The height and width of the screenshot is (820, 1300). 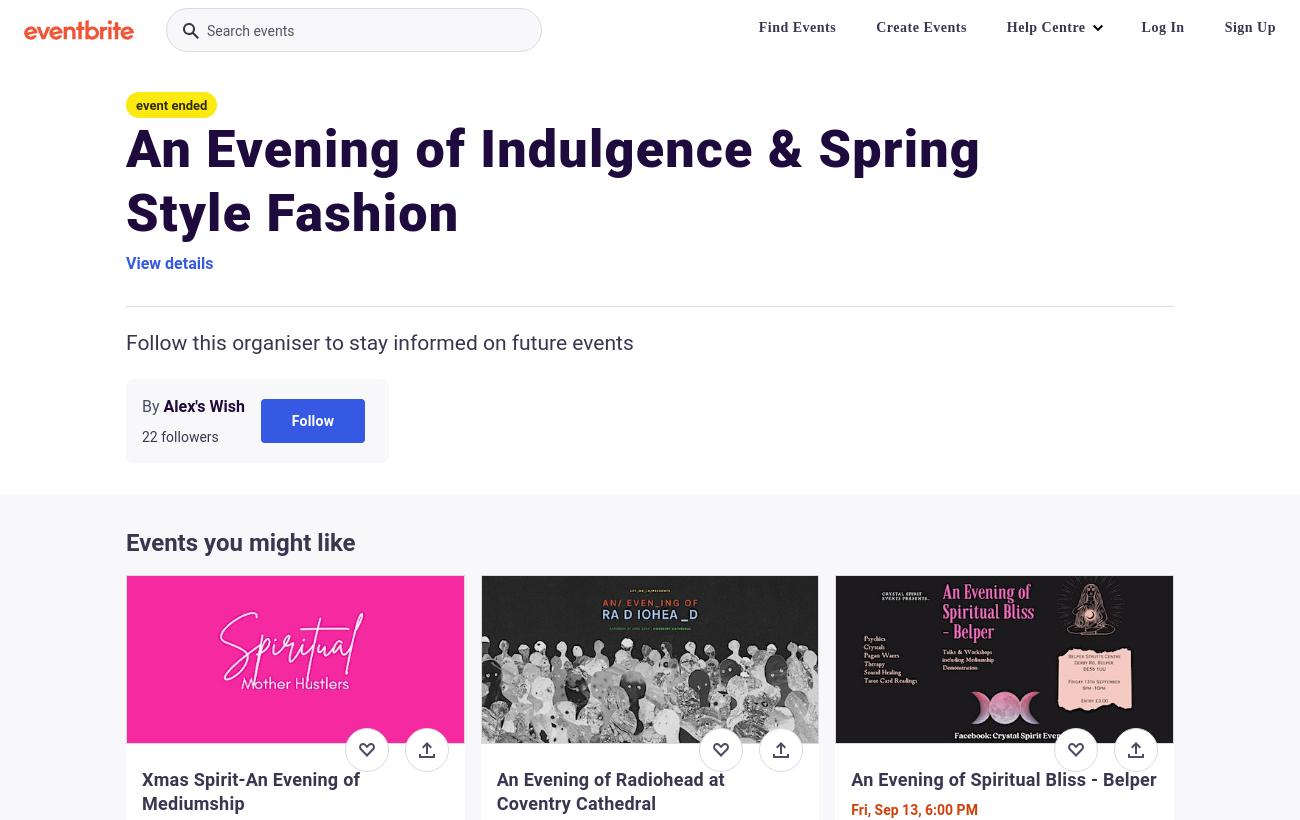 What do you see at coordinates (1162, 26) in the screenshot?
I see `'Log In'` at bounding box center [1162, 26].